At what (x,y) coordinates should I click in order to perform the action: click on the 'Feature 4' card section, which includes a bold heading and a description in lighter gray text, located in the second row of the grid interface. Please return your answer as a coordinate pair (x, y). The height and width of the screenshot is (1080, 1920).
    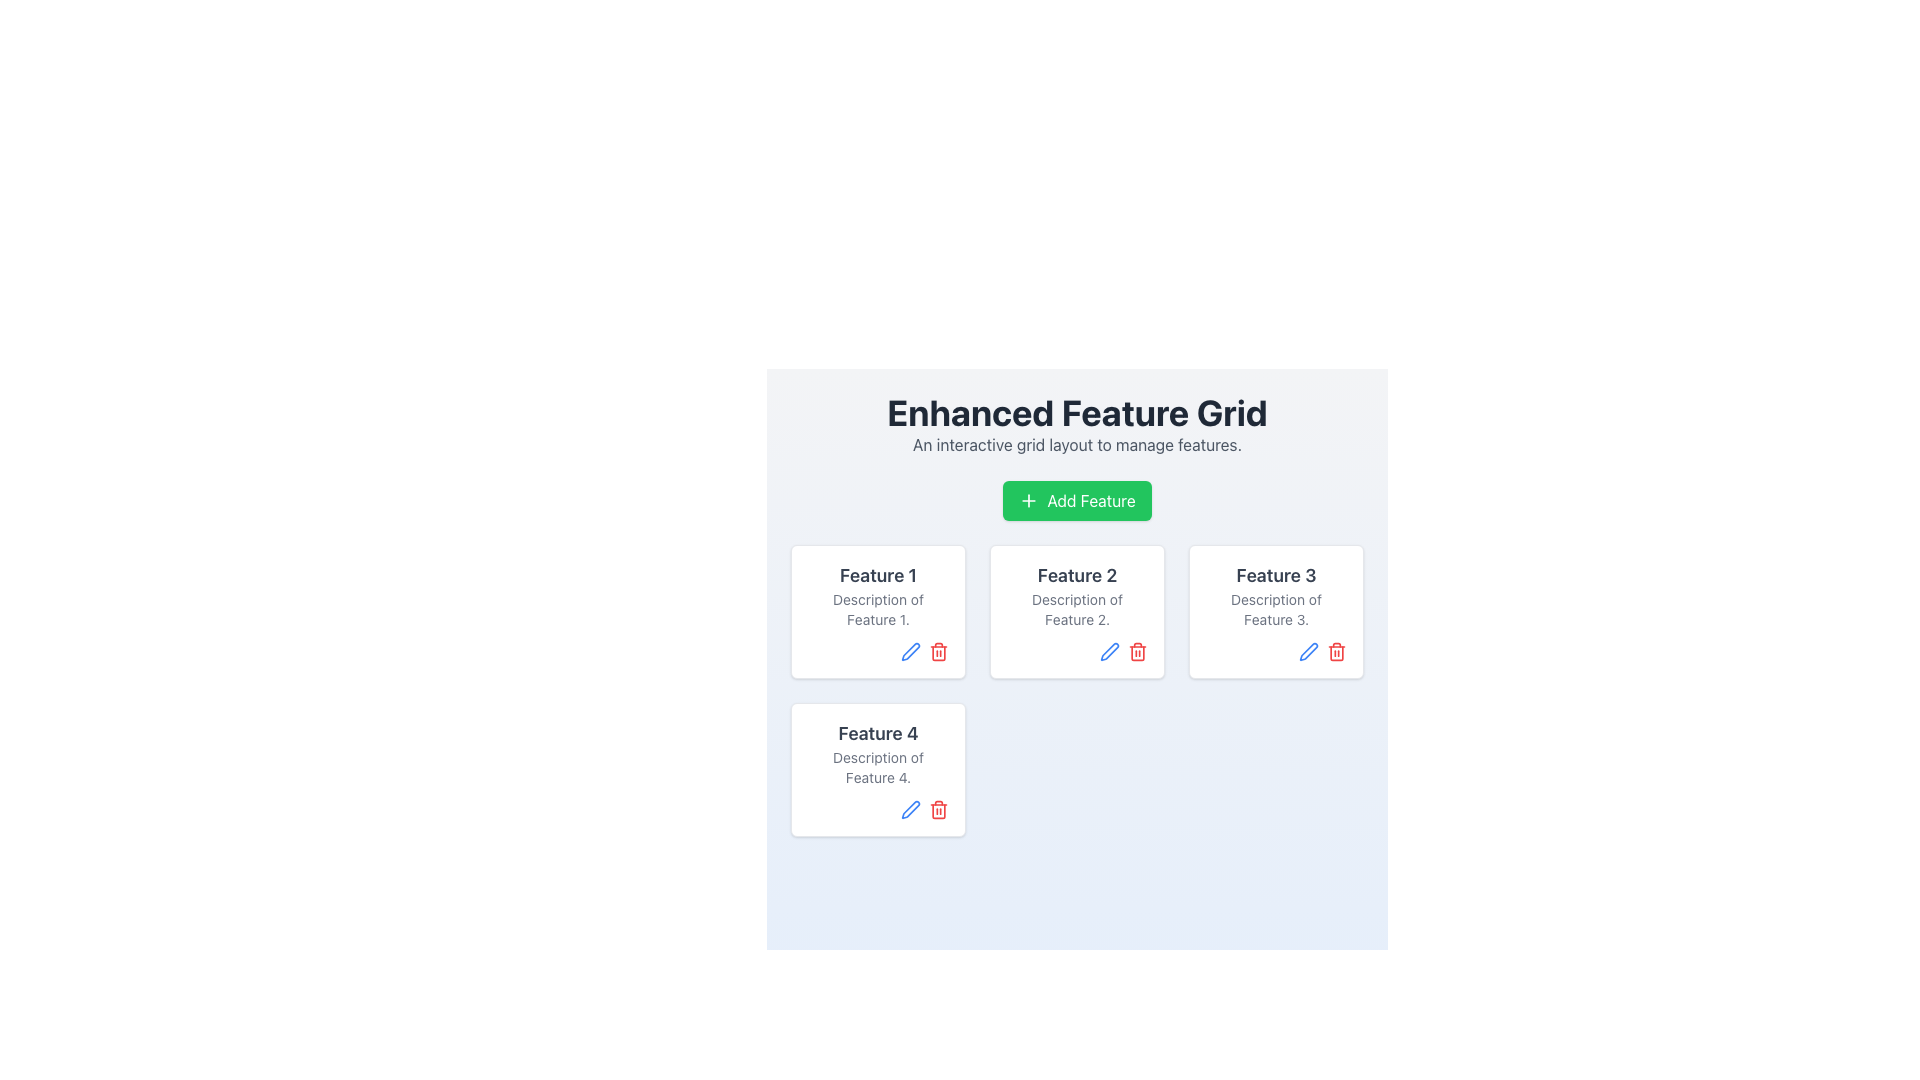
    Looking at the image, I should click on (878, 753).